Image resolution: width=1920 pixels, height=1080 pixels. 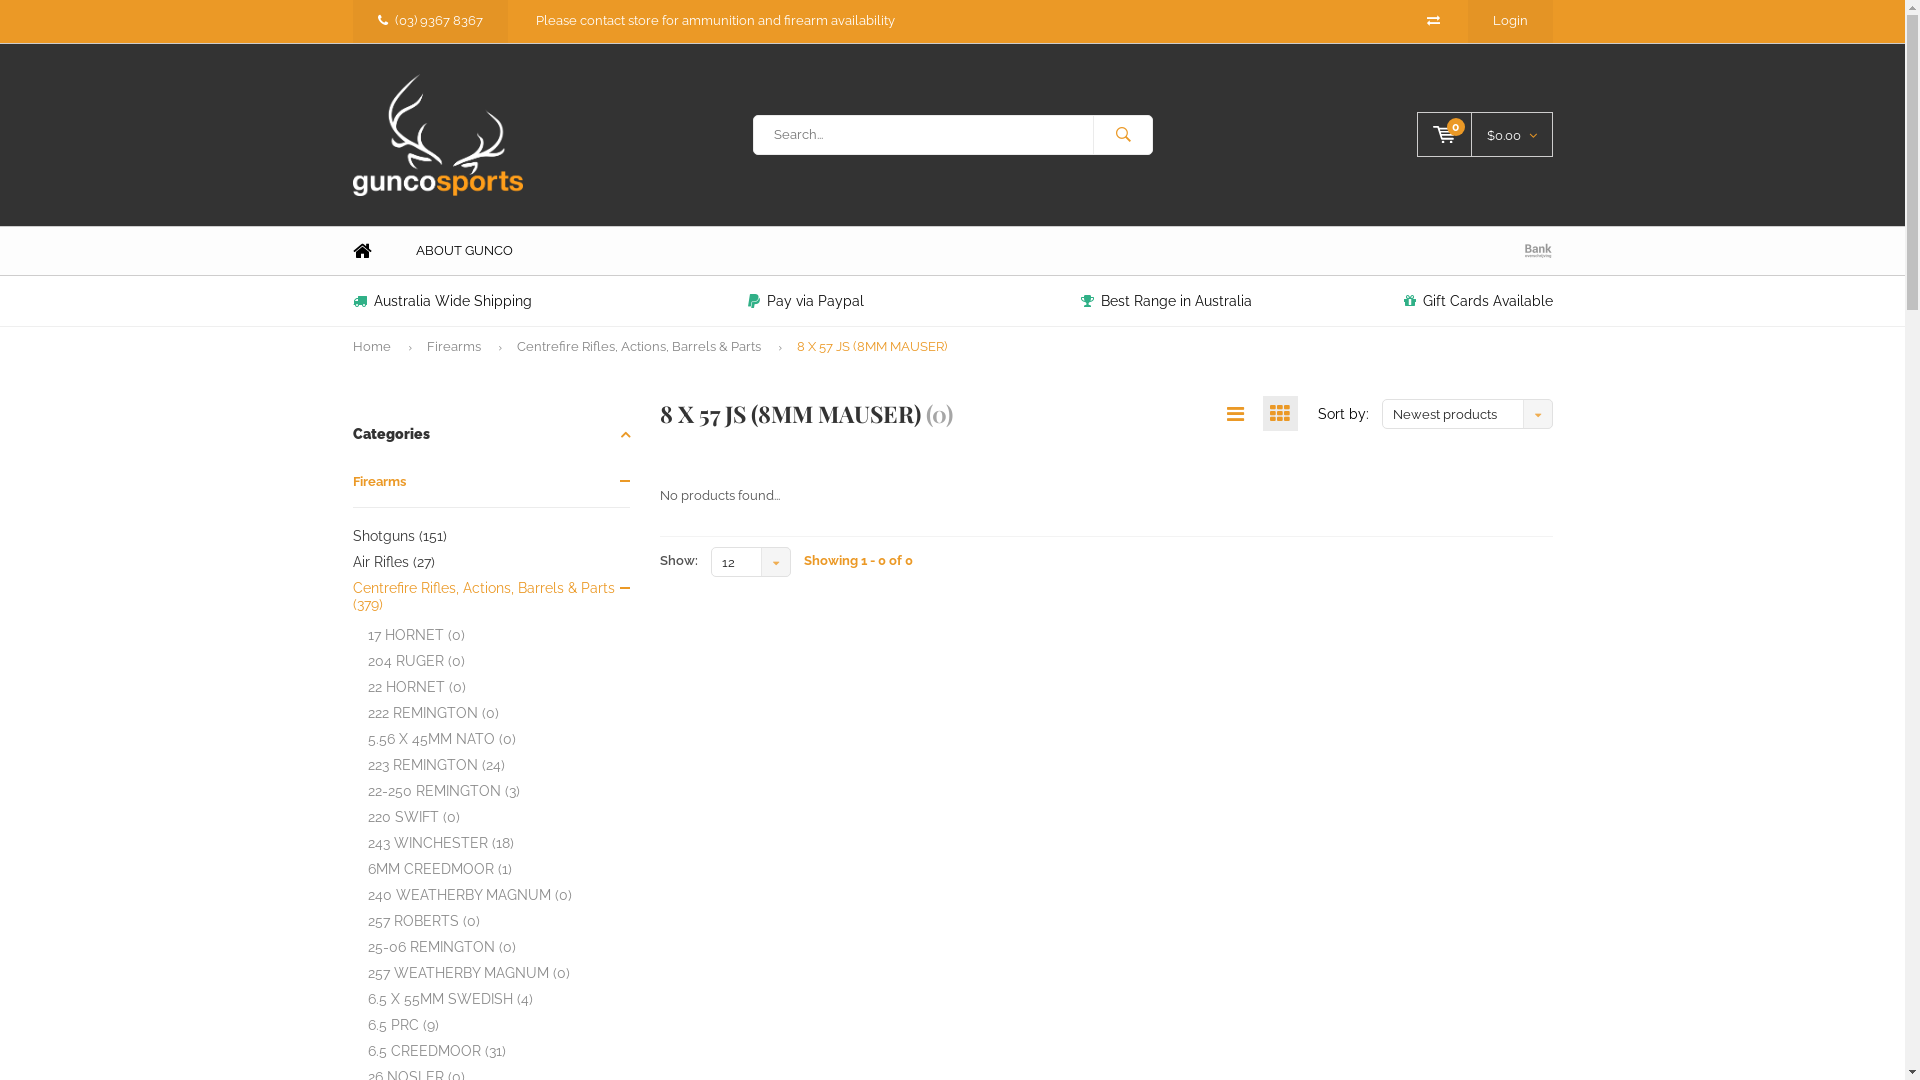 What do you see at coordinates (499, 635) in the screenshot?
I see `'17 HORNET (0)'` at bounding box center [499, 635].